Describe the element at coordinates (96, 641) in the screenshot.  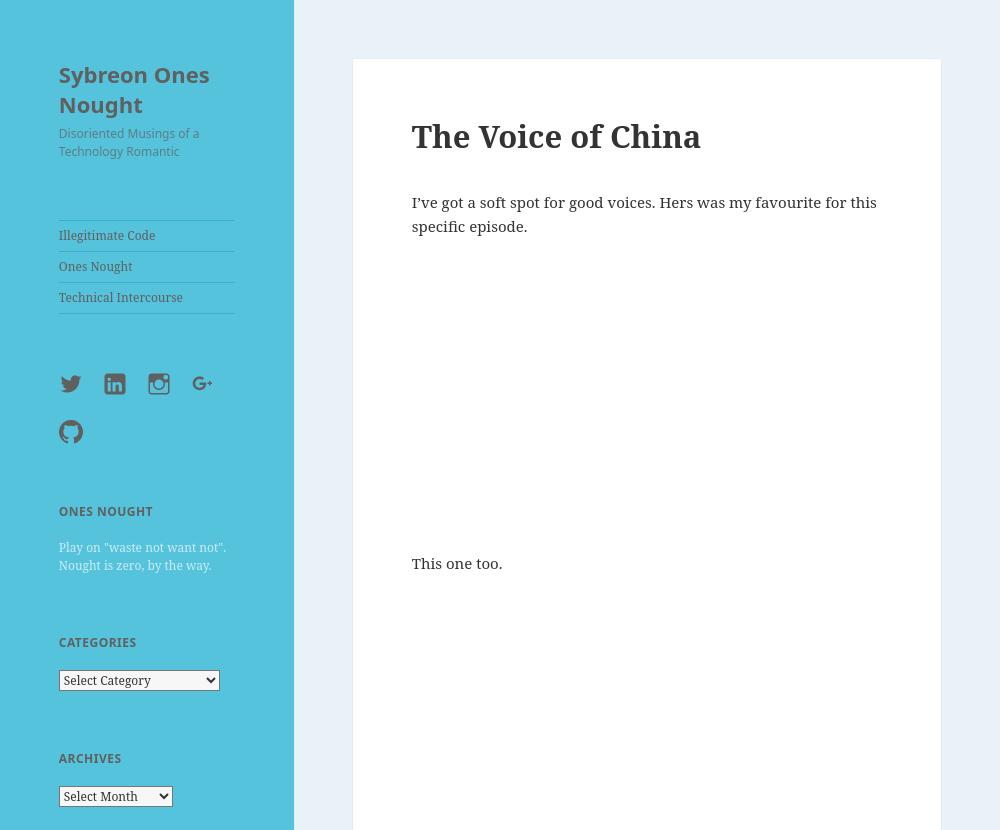
I see `'Categories'` at that location.